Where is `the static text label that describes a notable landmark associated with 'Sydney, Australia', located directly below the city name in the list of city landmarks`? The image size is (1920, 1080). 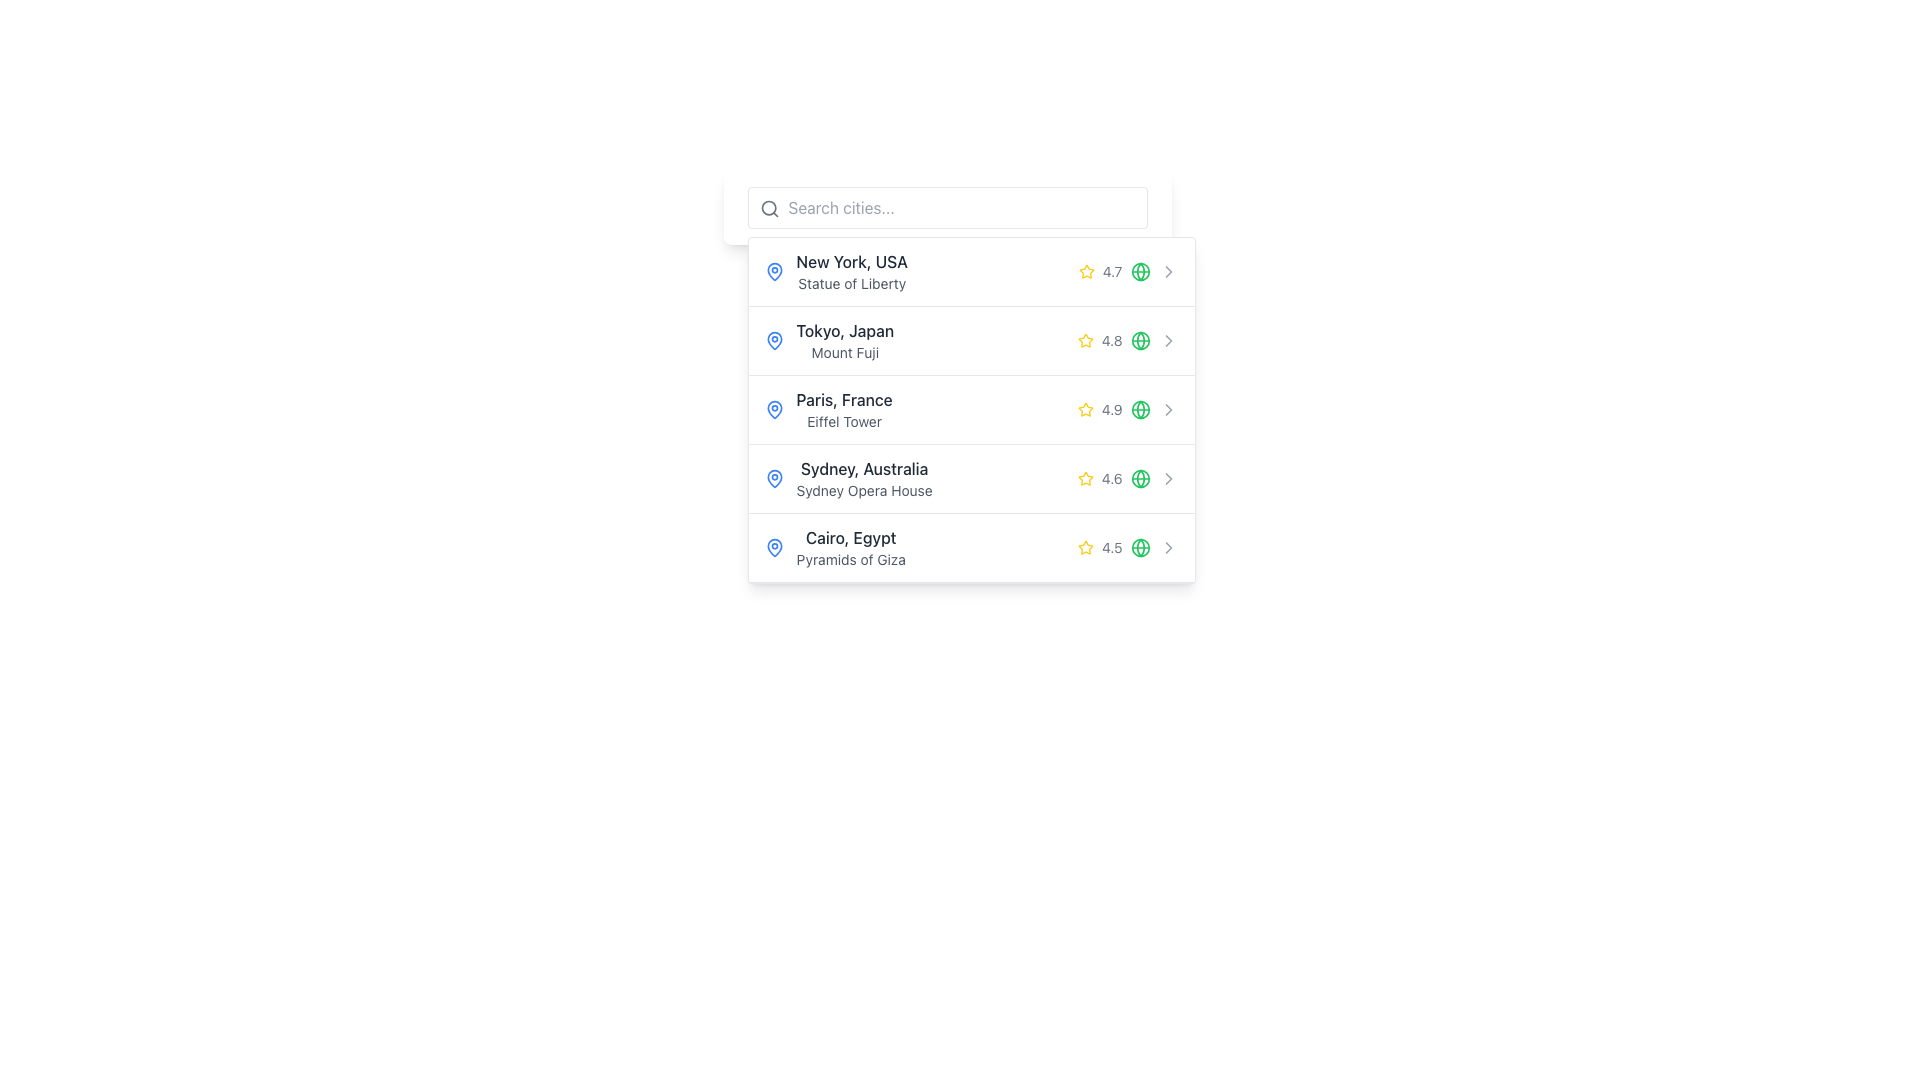 the static text label that describes a notable landmark associated with 'Sydney, Australia', located directly below the city name in the list of city landmarks is located at coordinates (864, 490).